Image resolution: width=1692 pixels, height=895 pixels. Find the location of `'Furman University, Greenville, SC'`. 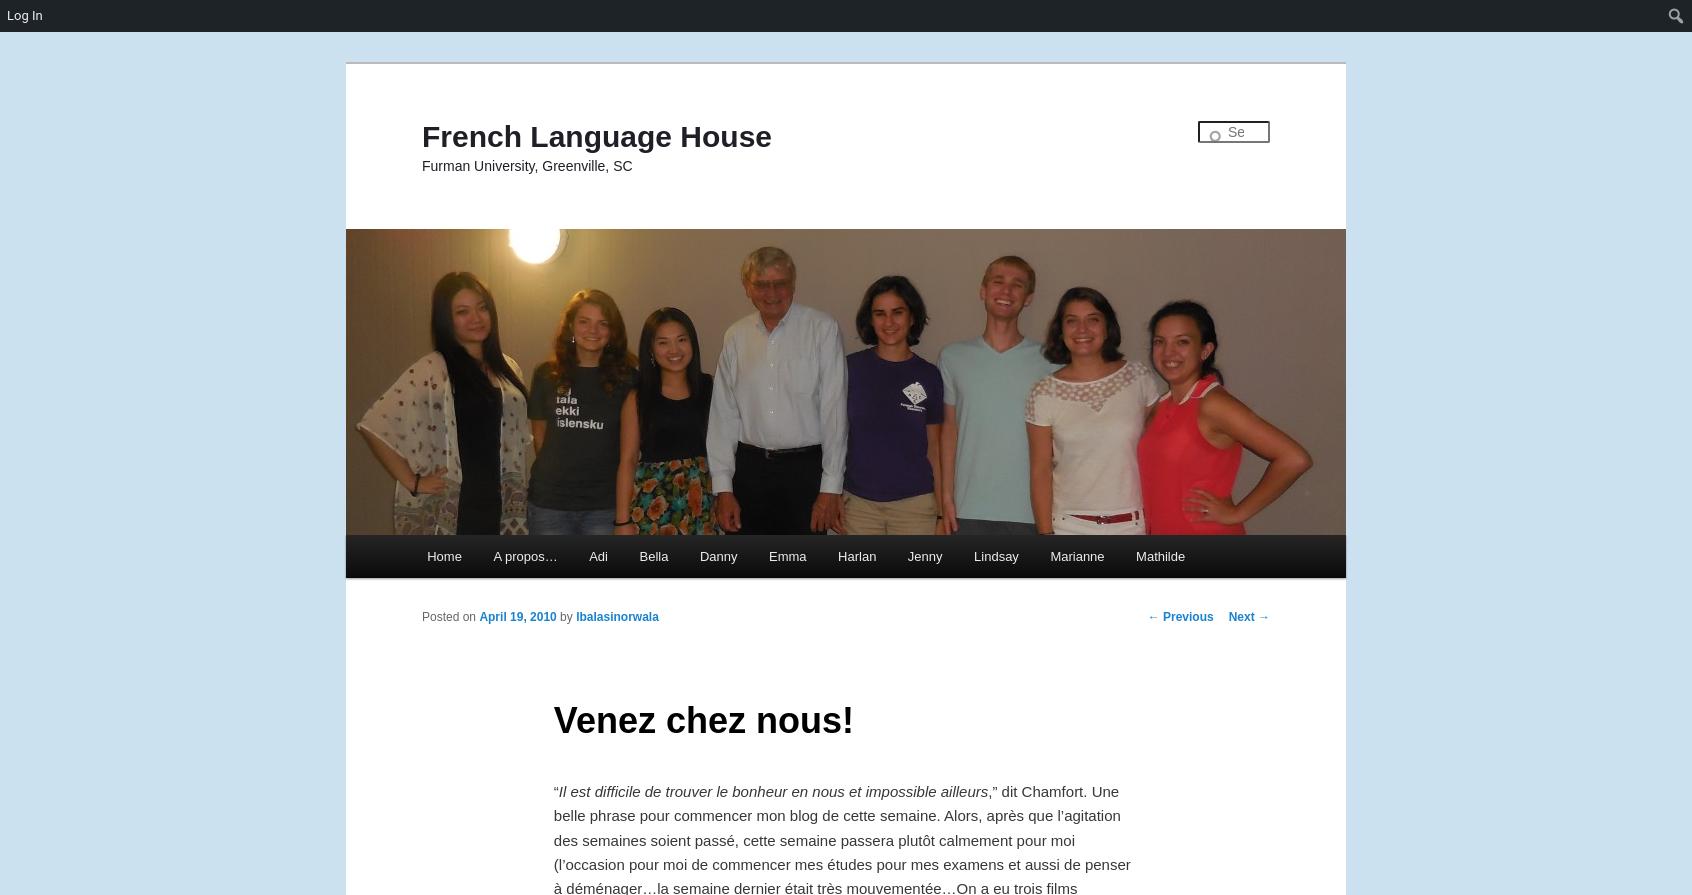

'Furman University, Greenville, SC' is located at coordinates (527, 165).